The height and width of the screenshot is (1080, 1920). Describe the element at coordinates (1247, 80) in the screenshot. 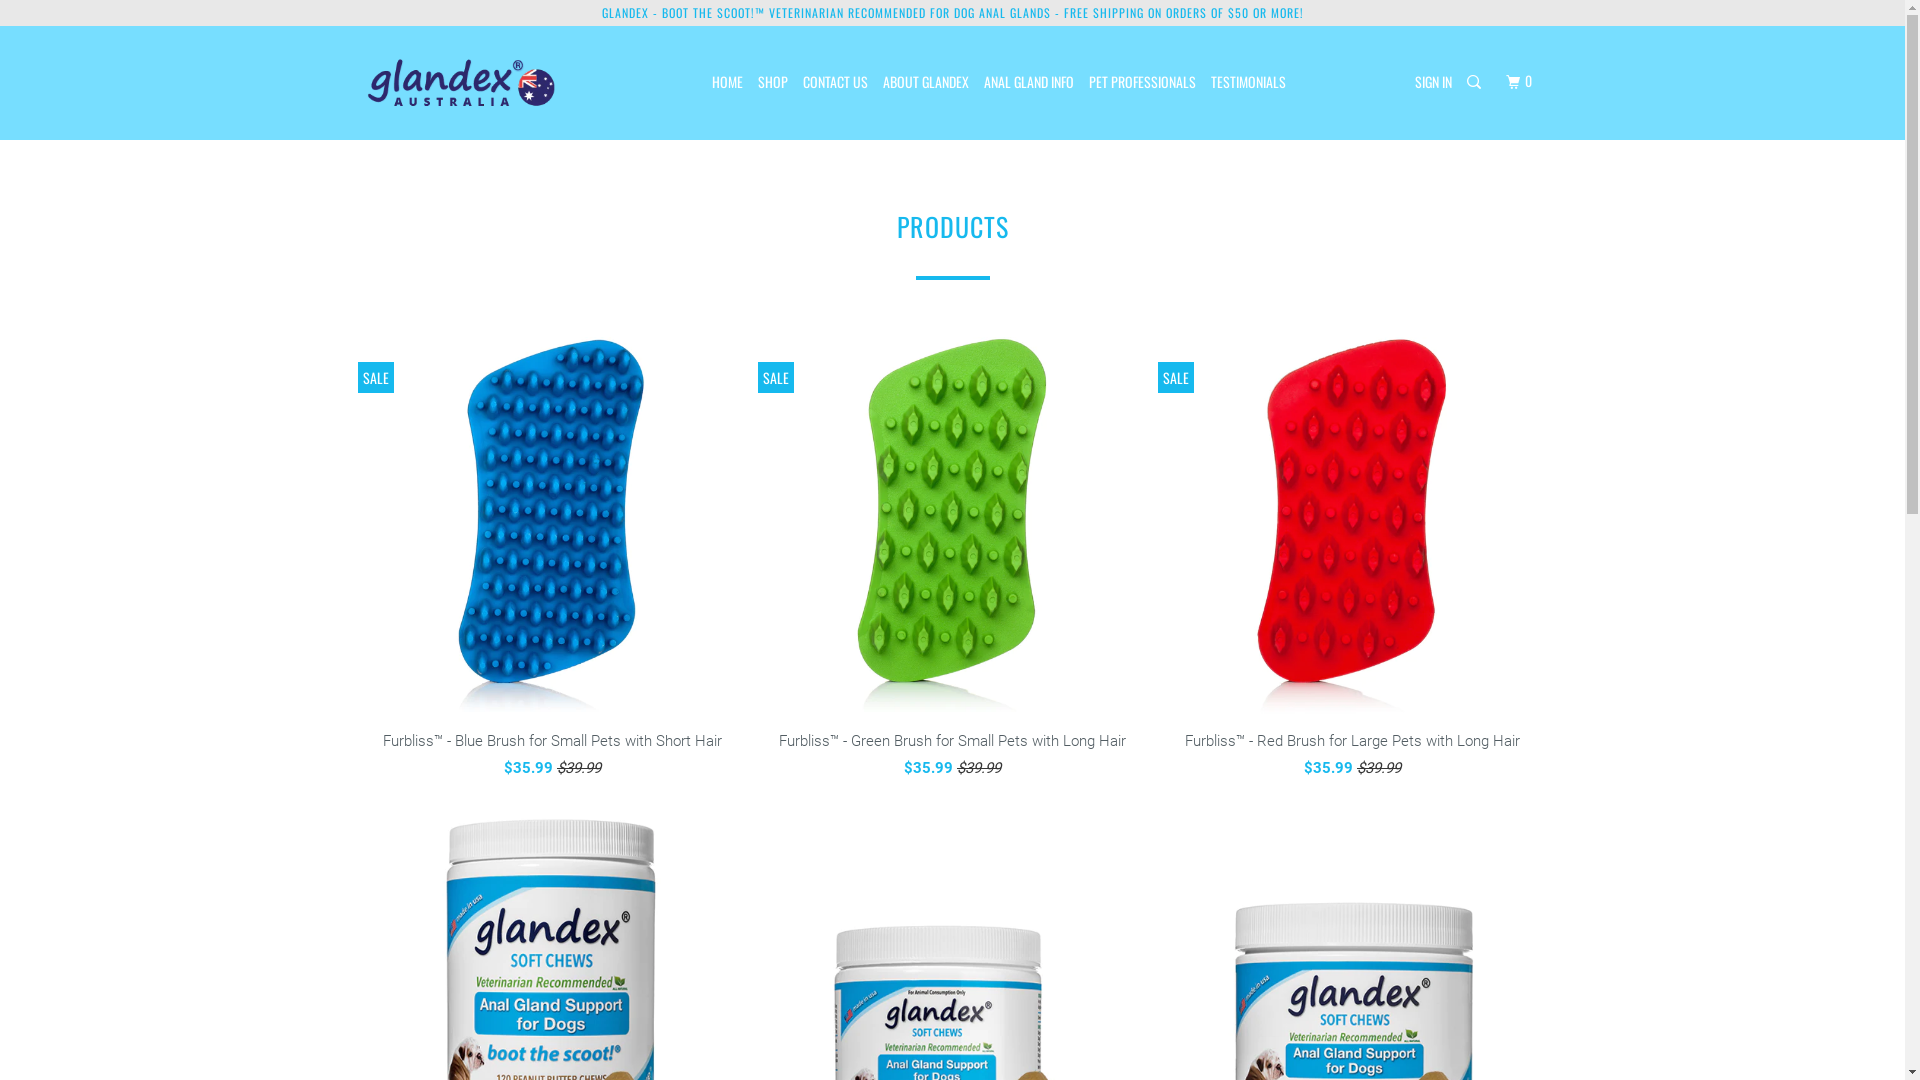

I see `'TESTIMONIALS'` at that location.